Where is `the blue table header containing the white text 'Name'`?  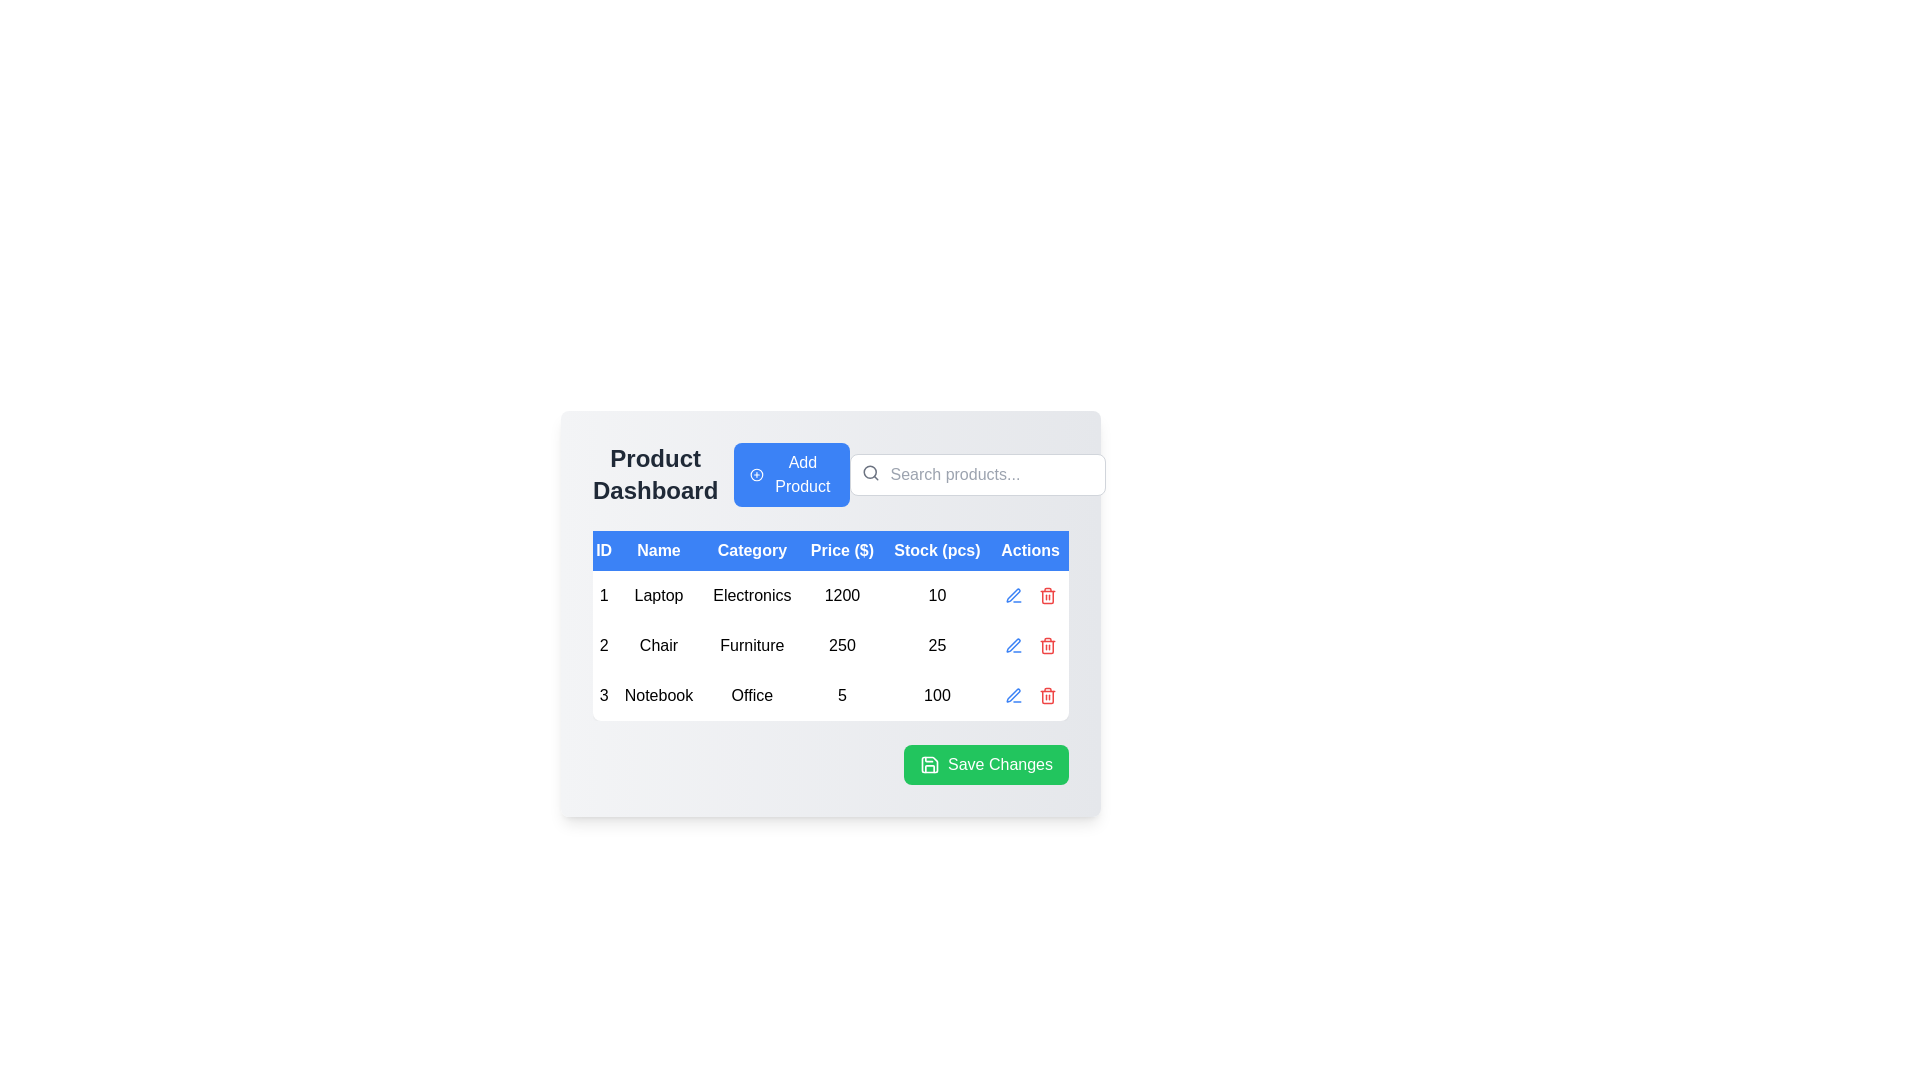
the blue table header containing the white text 'Name' is located at coordinates (658, 551).